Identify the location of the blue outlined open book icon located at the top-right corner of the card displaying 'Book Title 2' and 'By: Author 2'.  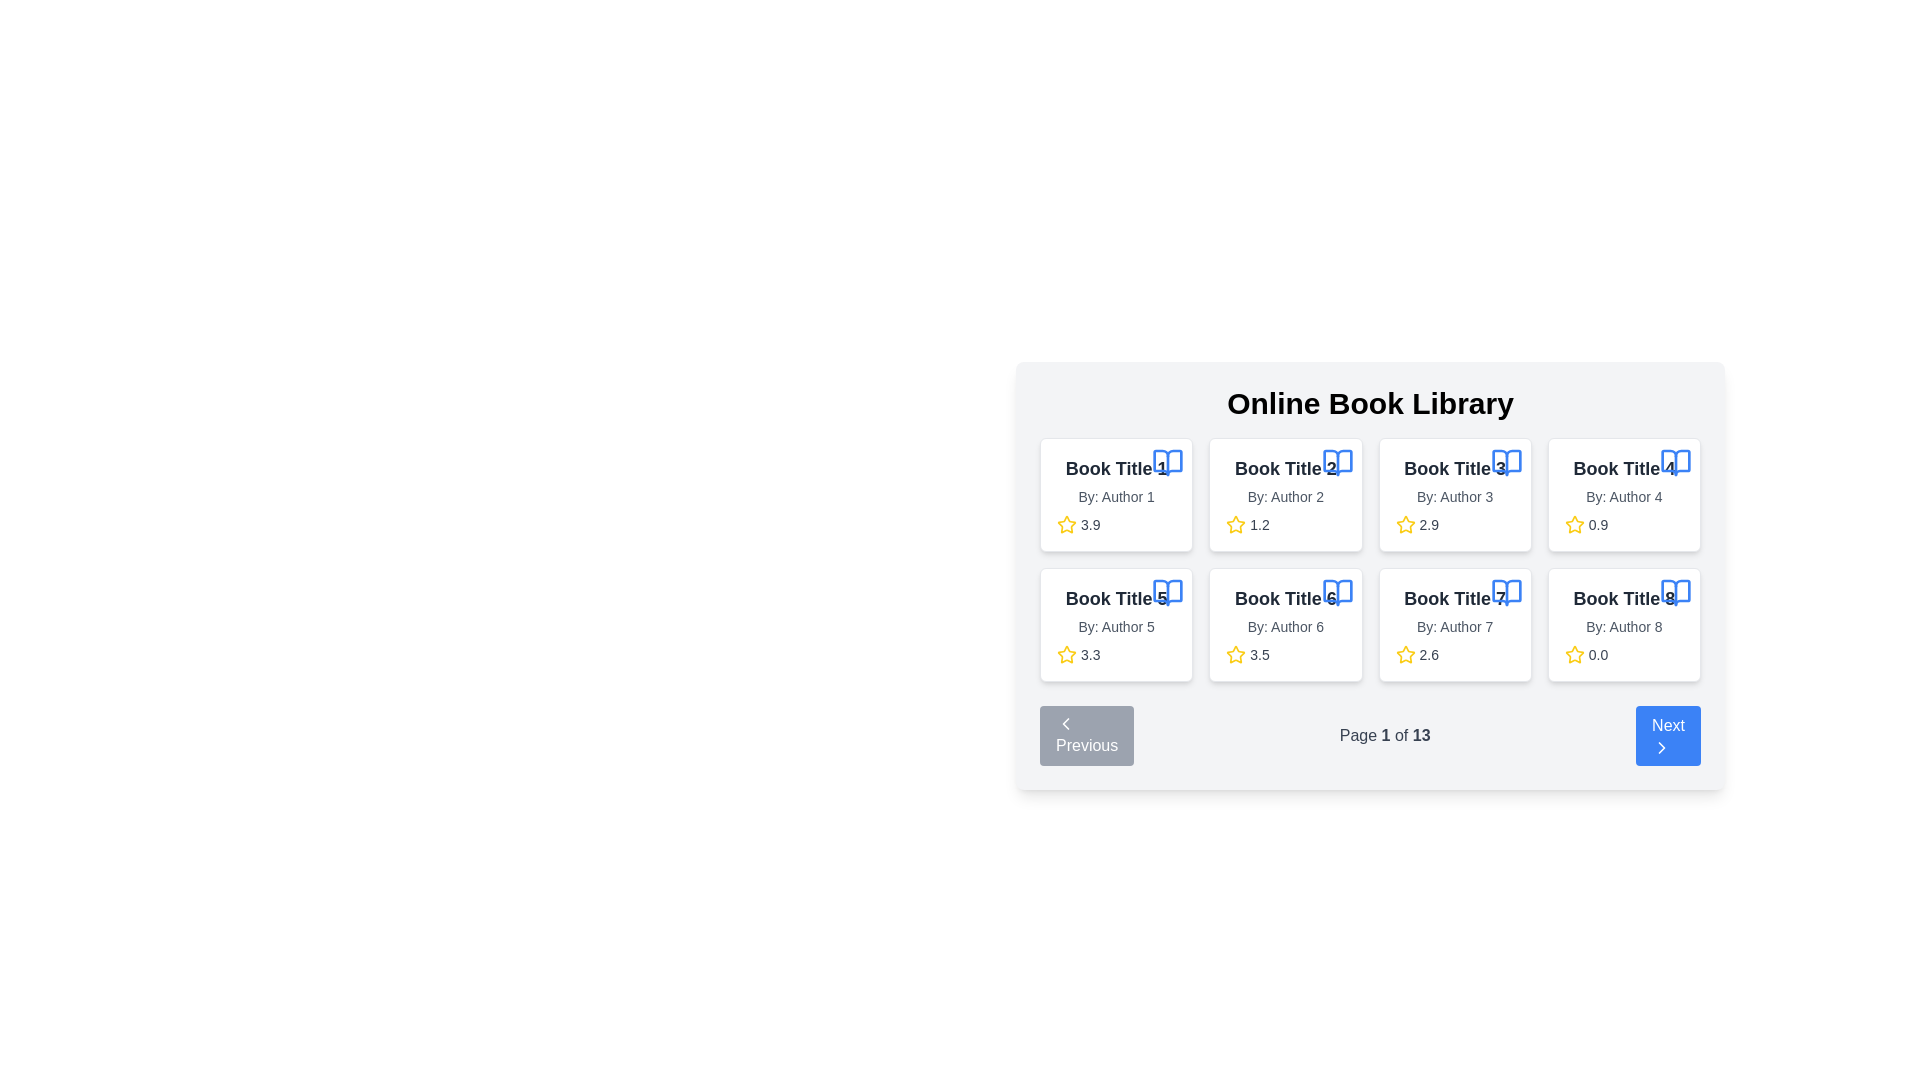
(1337, 462).